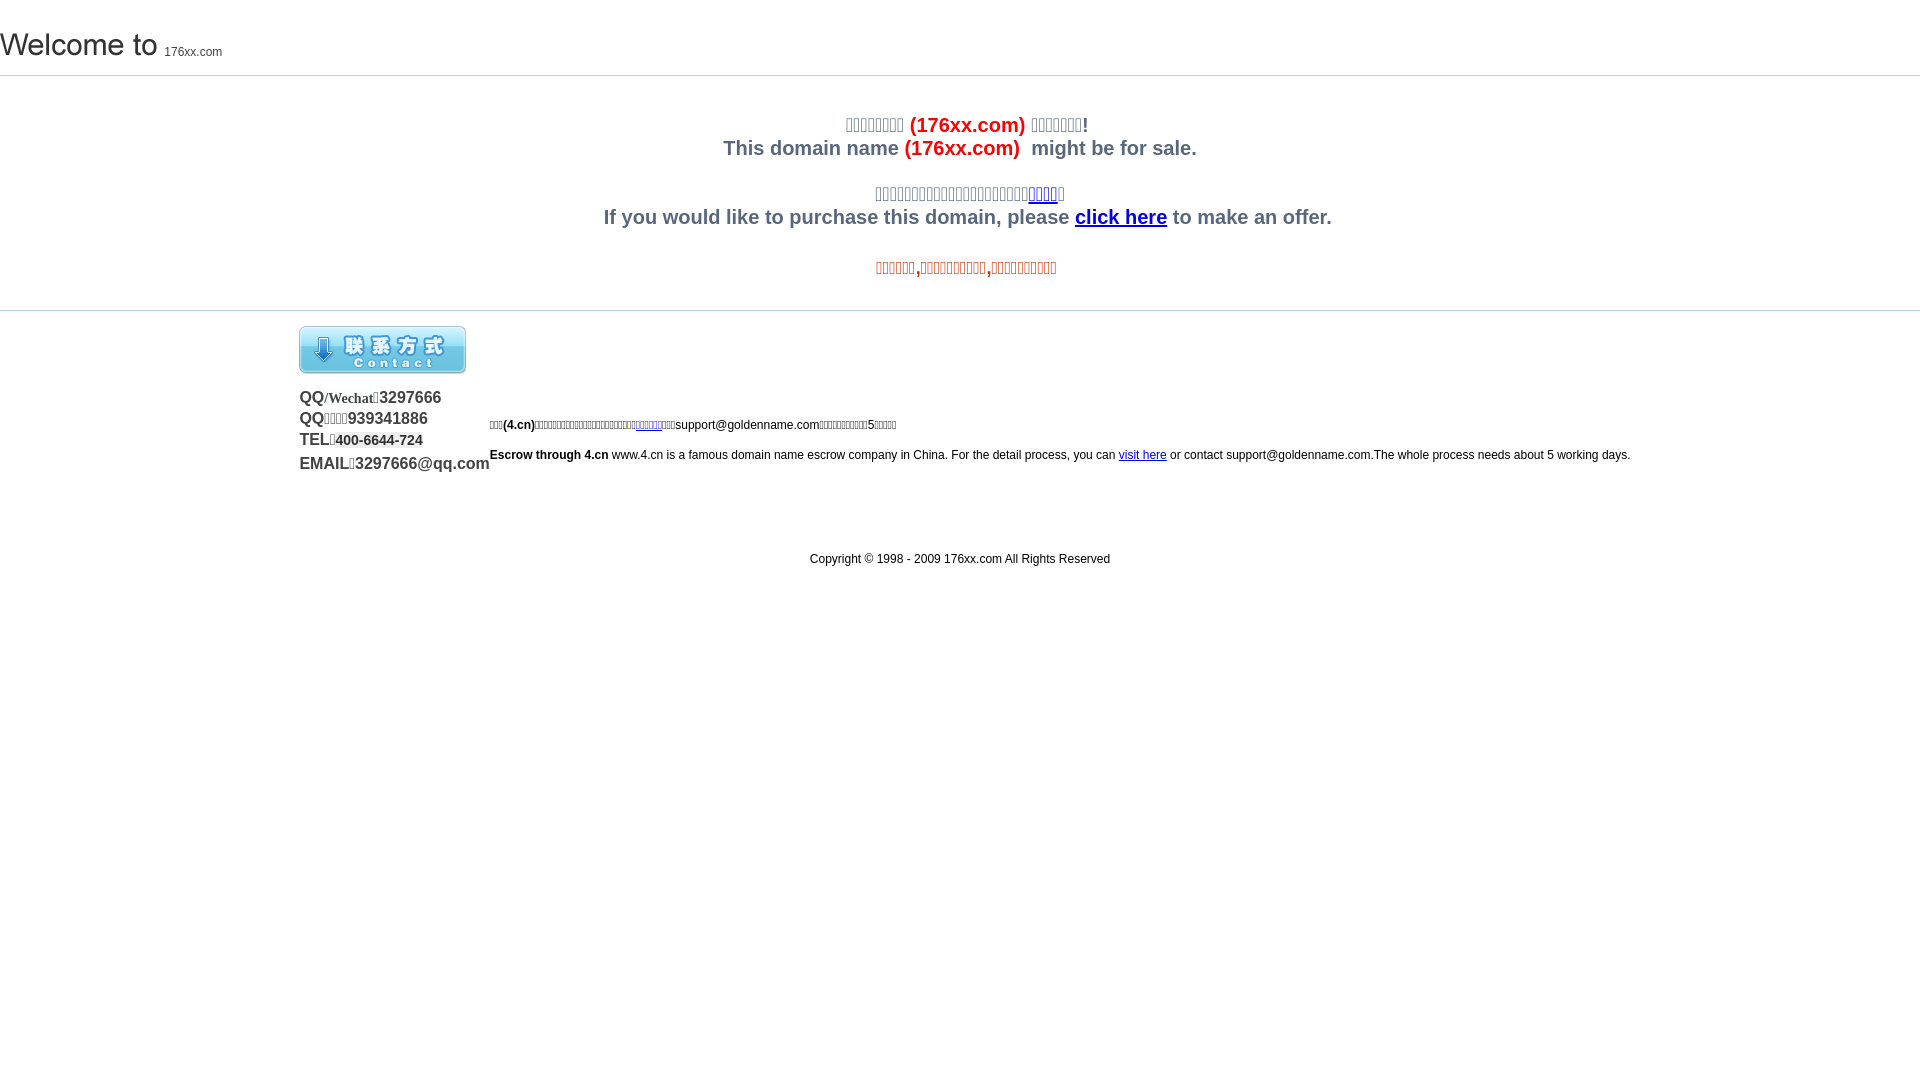 This screenshot has width=1920, height=1080. What do you see at coordinates (1142, 455) in the screenshot?
I see `'visit here'` at bounding box center [1142, 455].